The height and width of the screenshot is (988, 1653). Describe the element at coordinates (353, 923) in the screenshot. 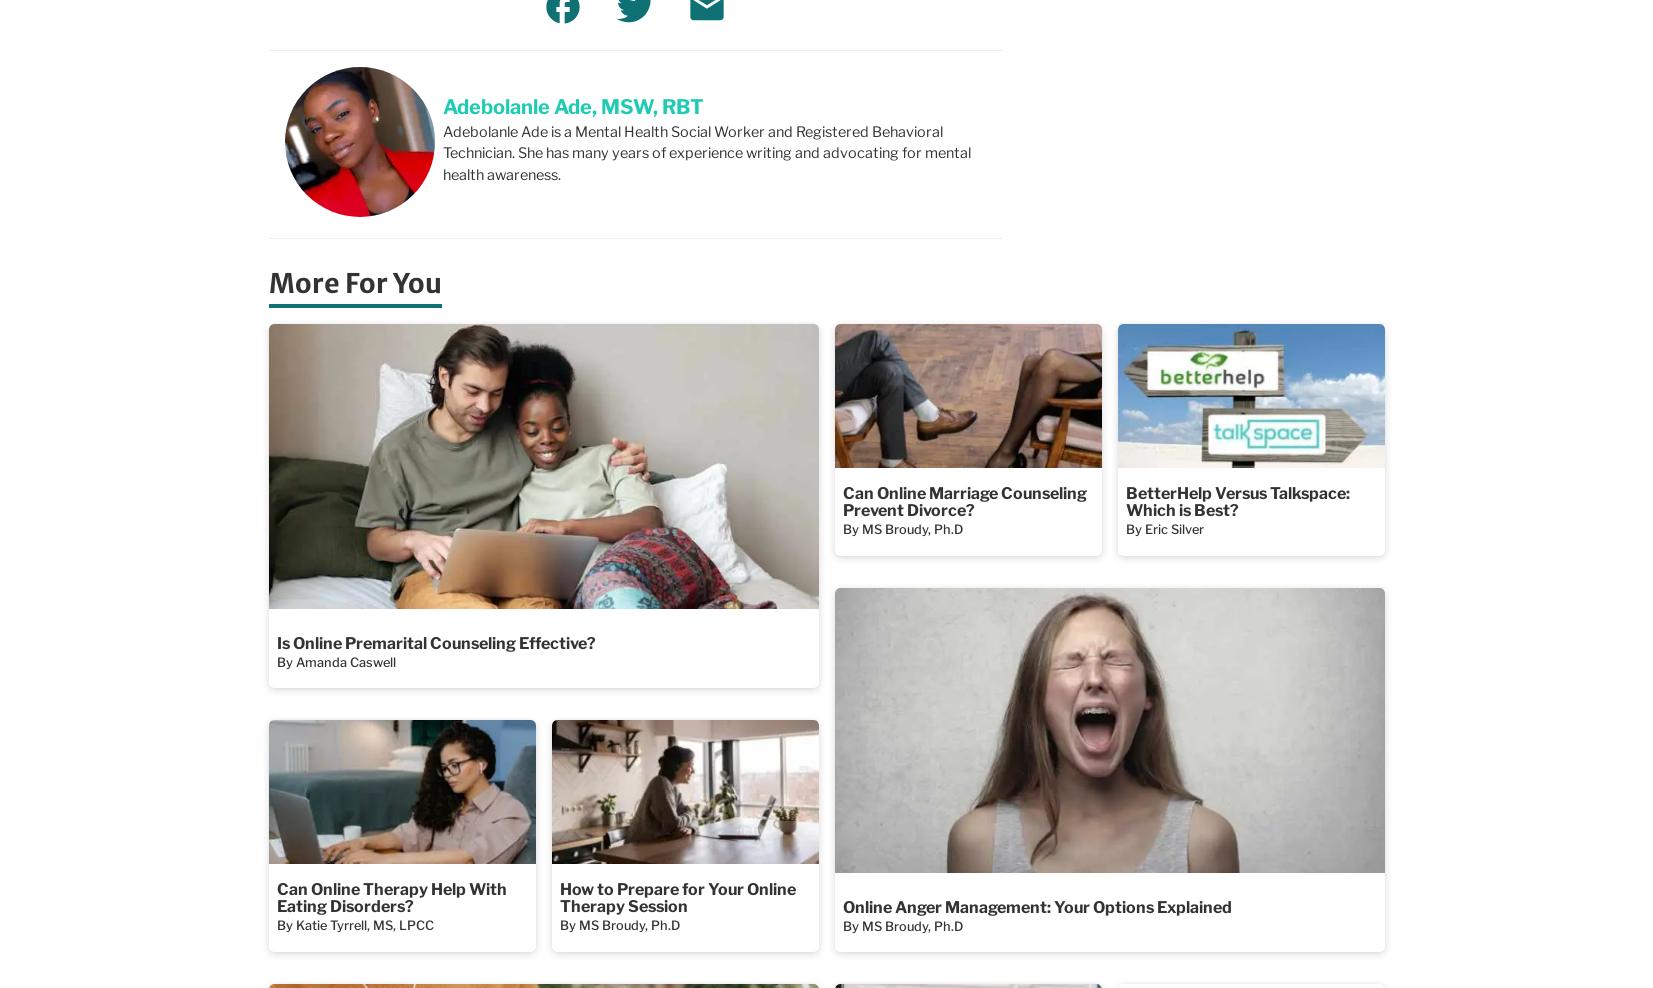

I see `'By Katie Tyrrell, MS, LPCC'` at that location.